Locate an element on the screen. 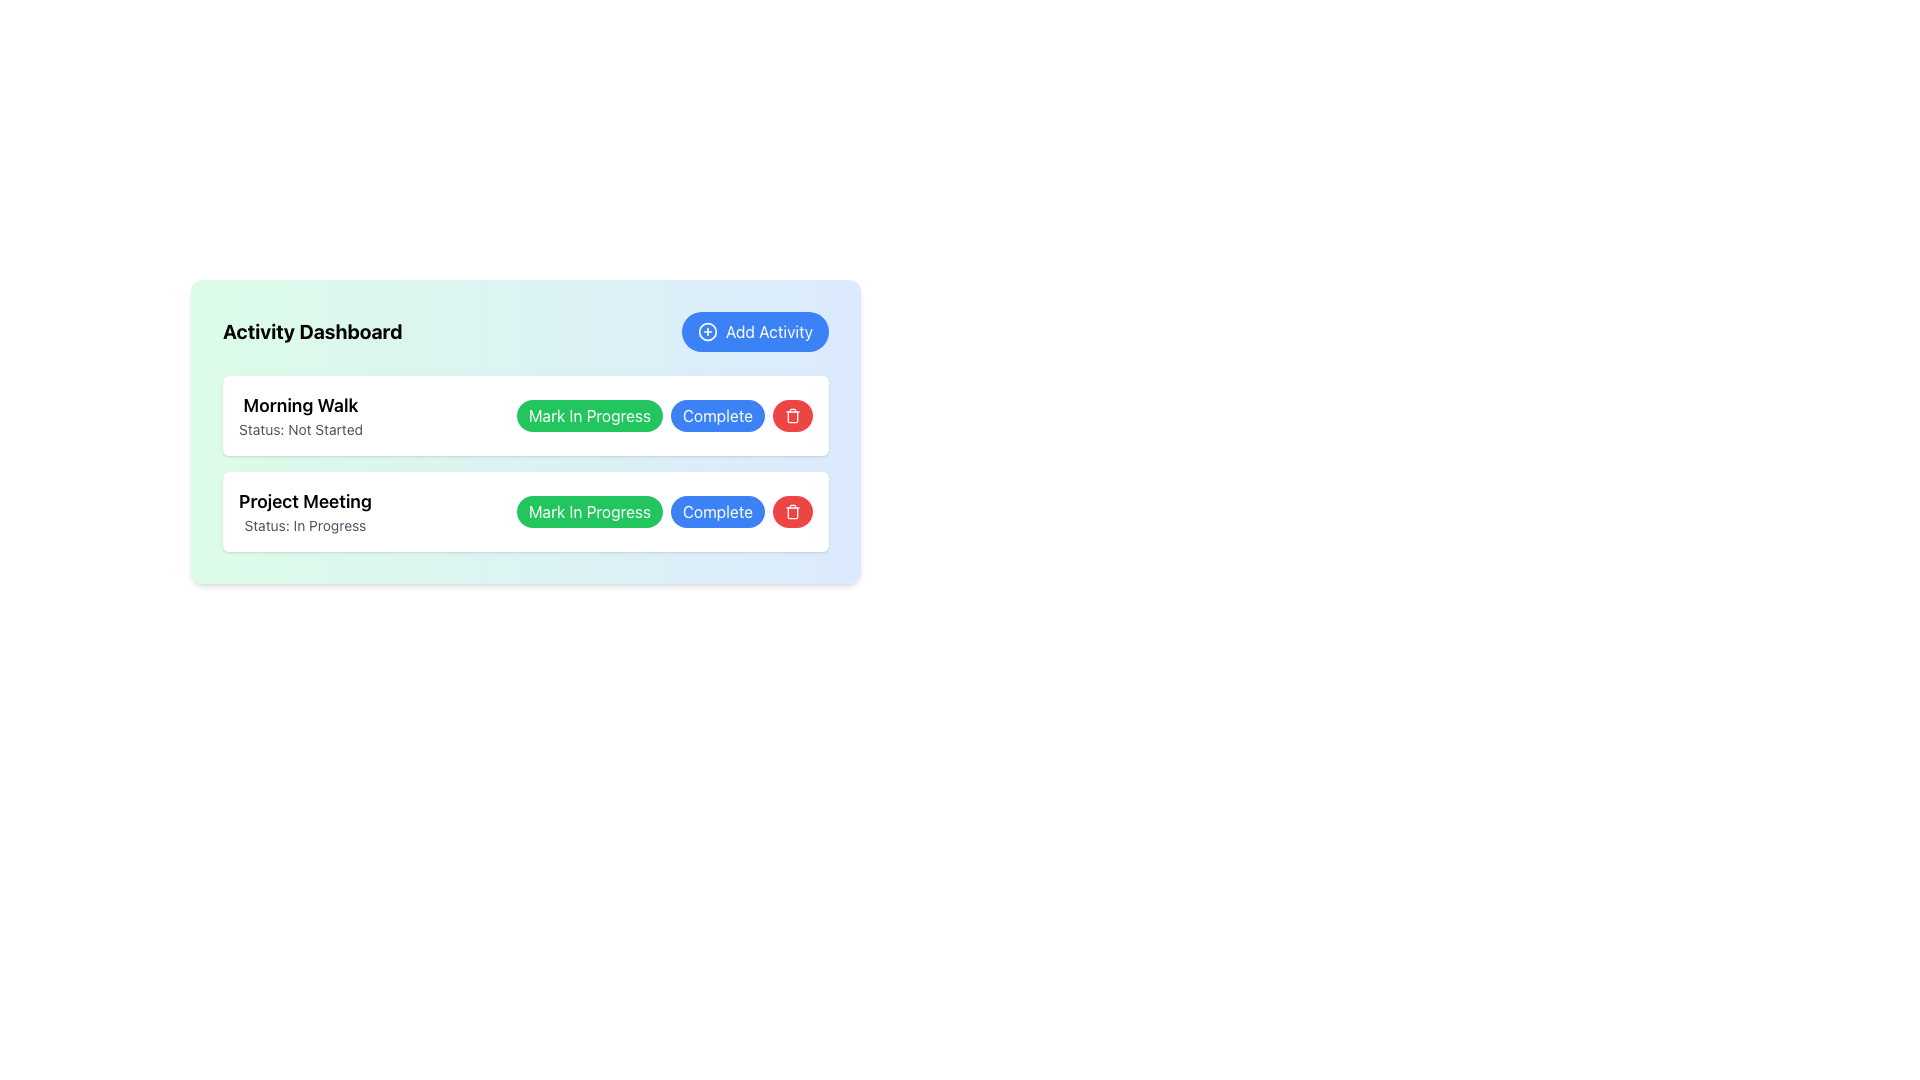 The width and height of the screenshot is (1920, 1080). the text label displaying the title 'Morning Walk' located at the top of the activity card in the interface, which is positioned below the 'Activity Dashboard' is located at coordinates (300, 405).